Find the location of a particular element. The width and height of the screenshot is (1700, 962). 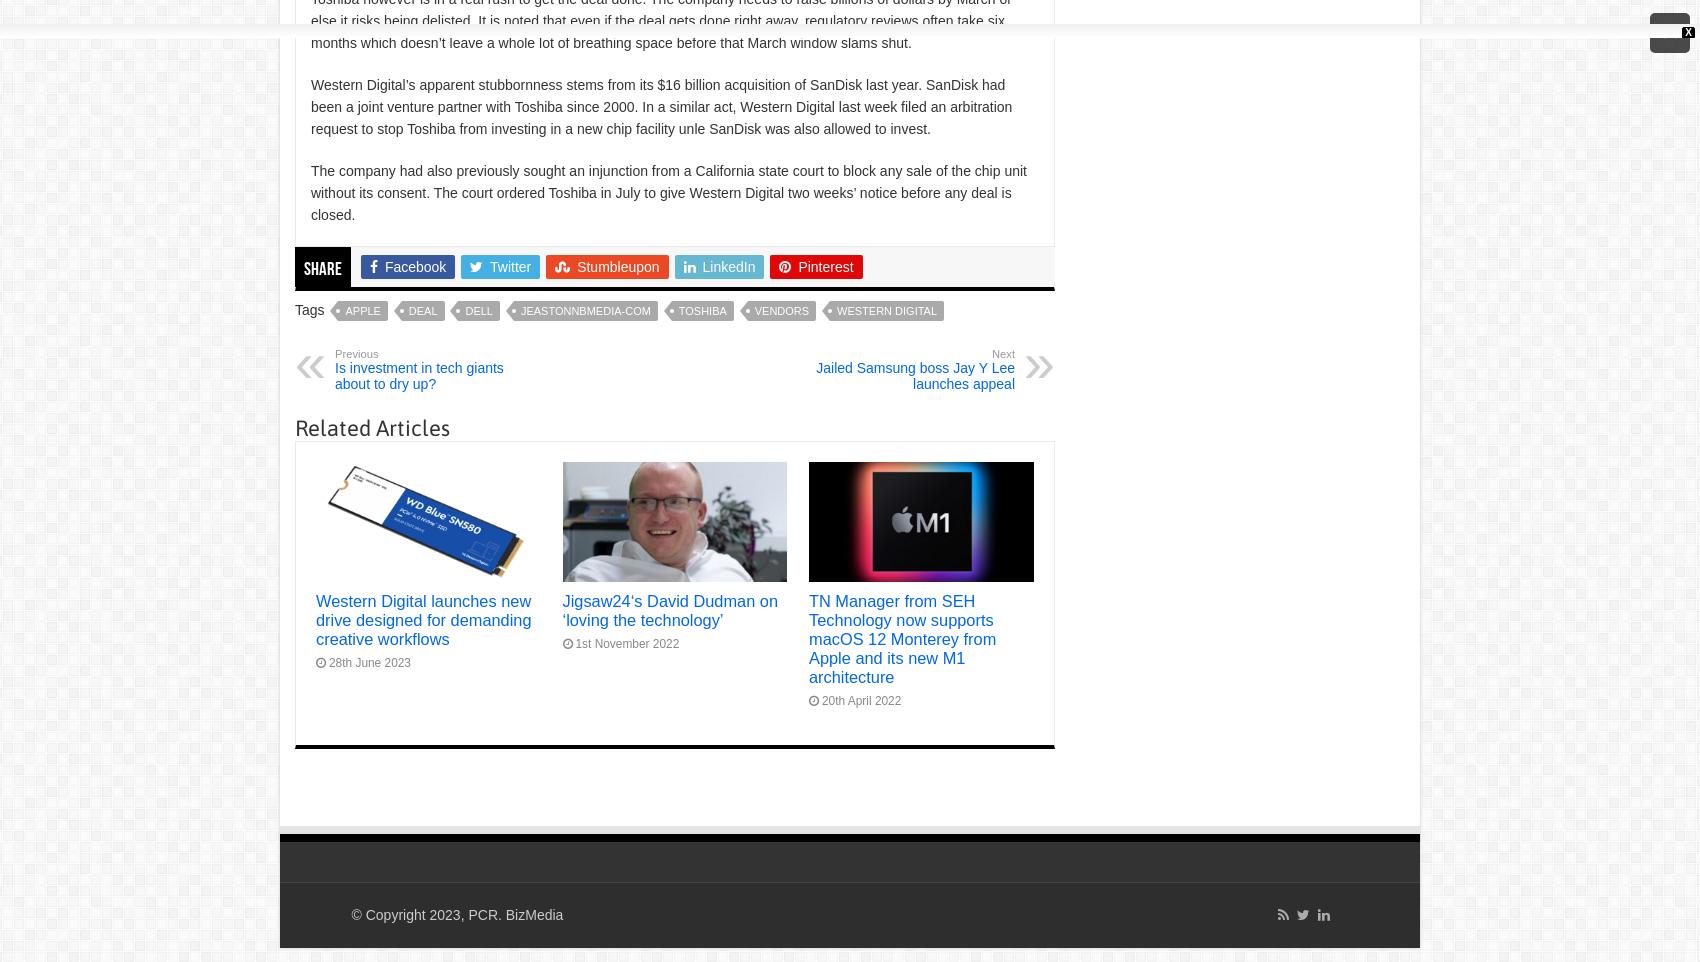

'Apple' is located at coordinates (361, 310).